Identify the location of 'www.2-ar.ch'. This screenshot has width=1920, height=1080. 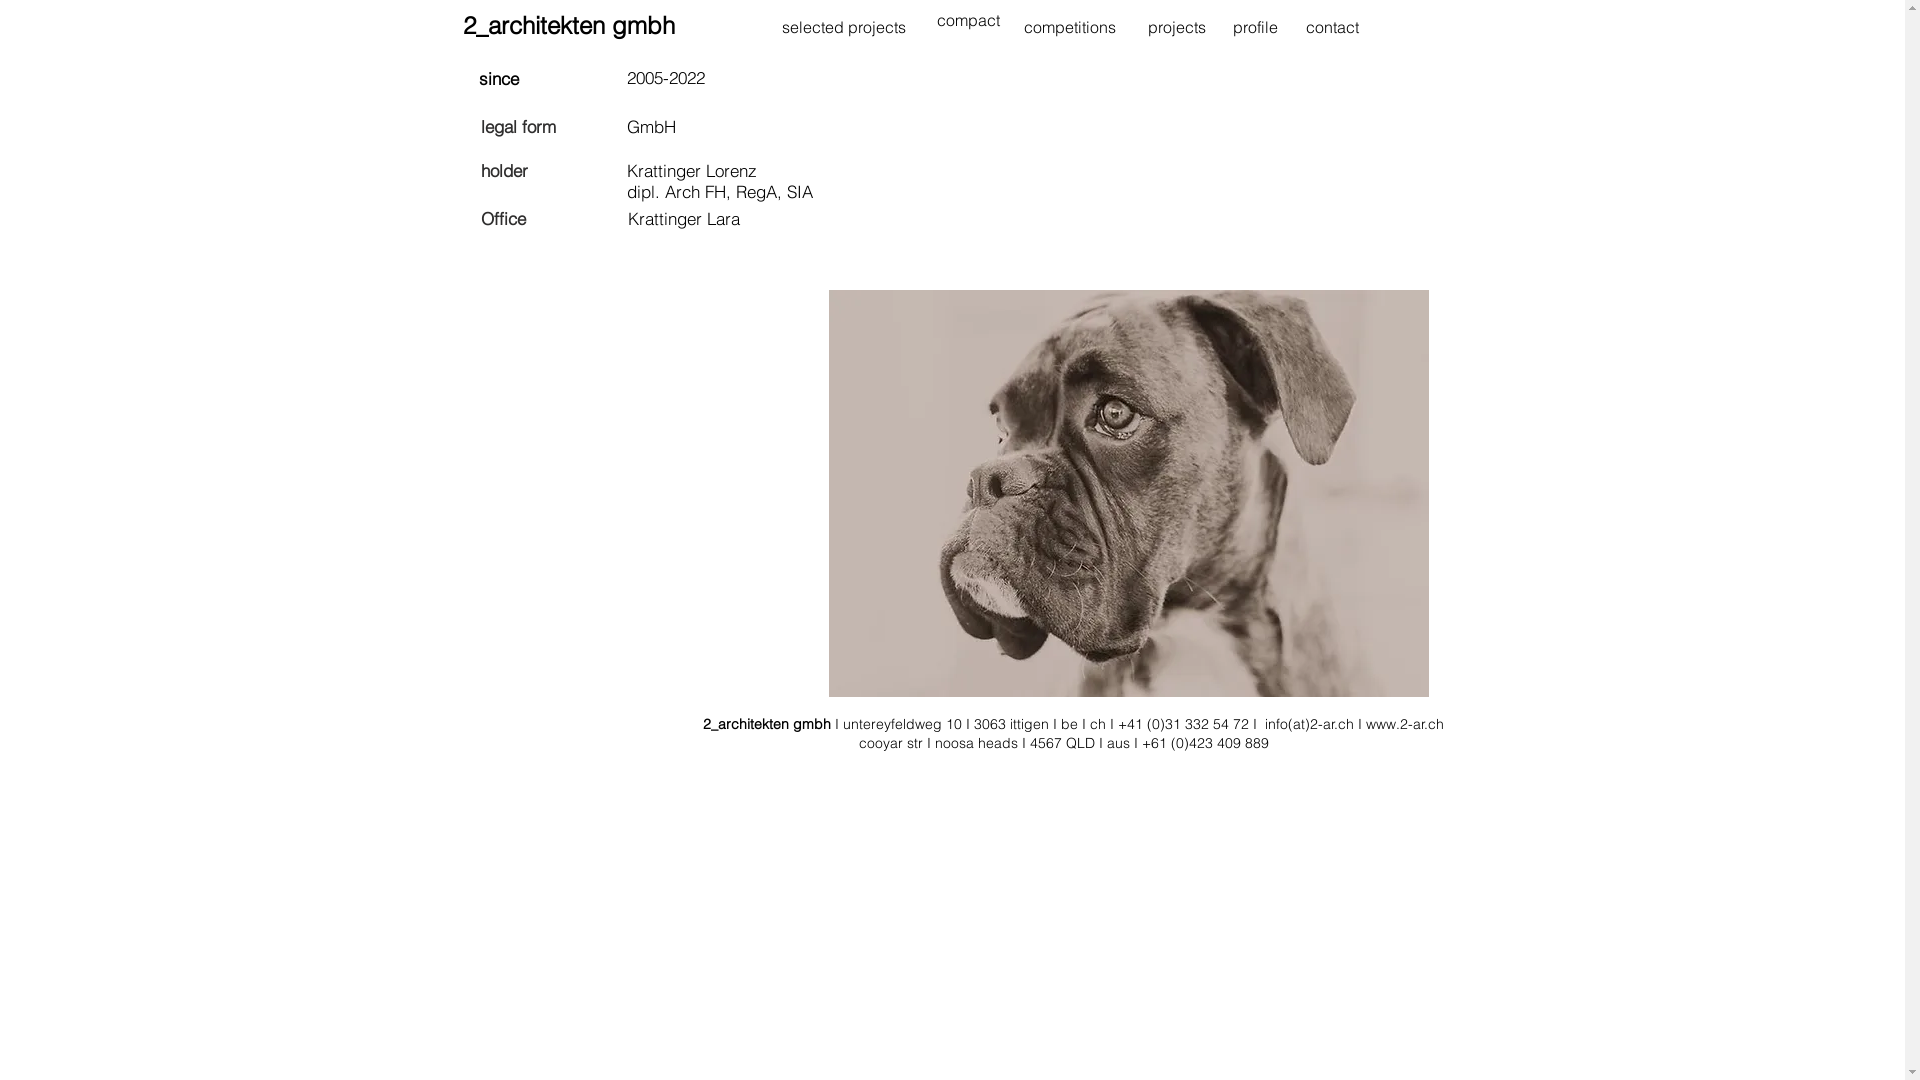
(1404, 724).